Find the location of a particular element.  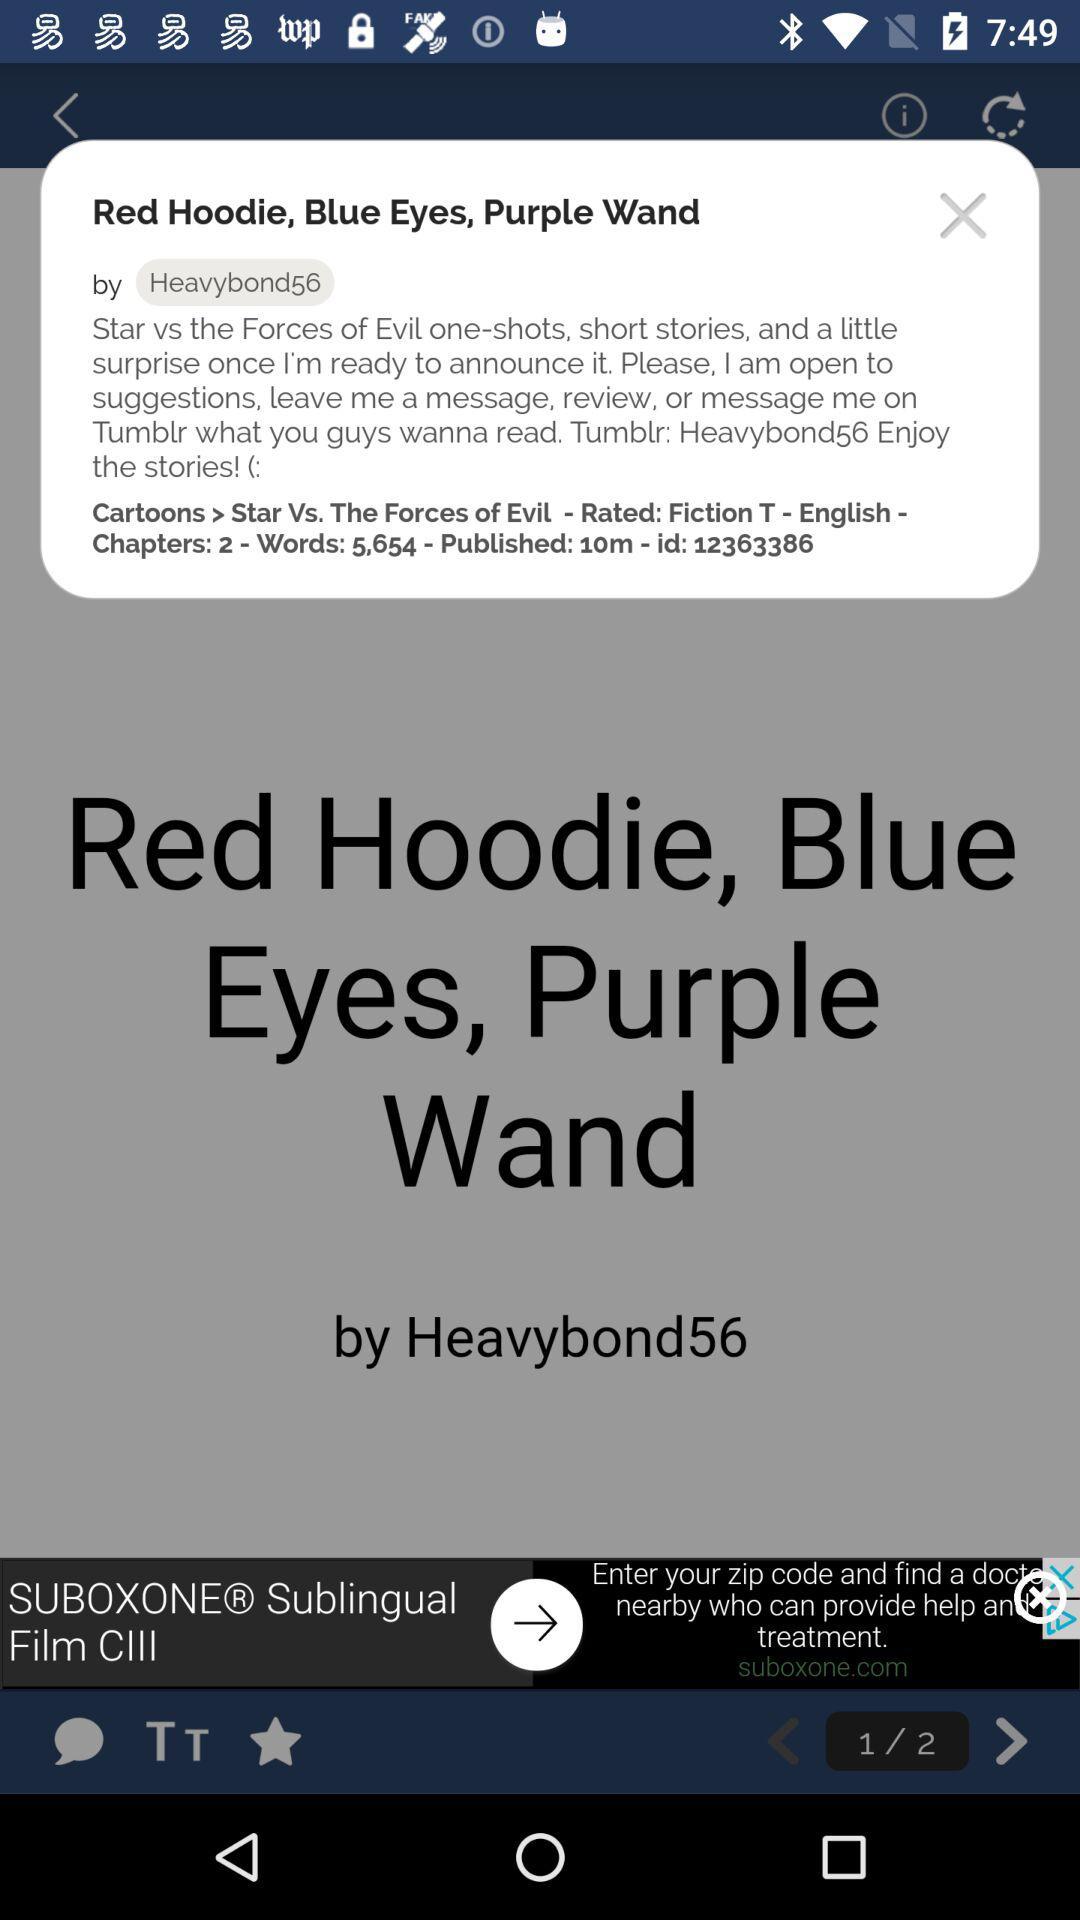

text is located at coordinates (183, 1740).